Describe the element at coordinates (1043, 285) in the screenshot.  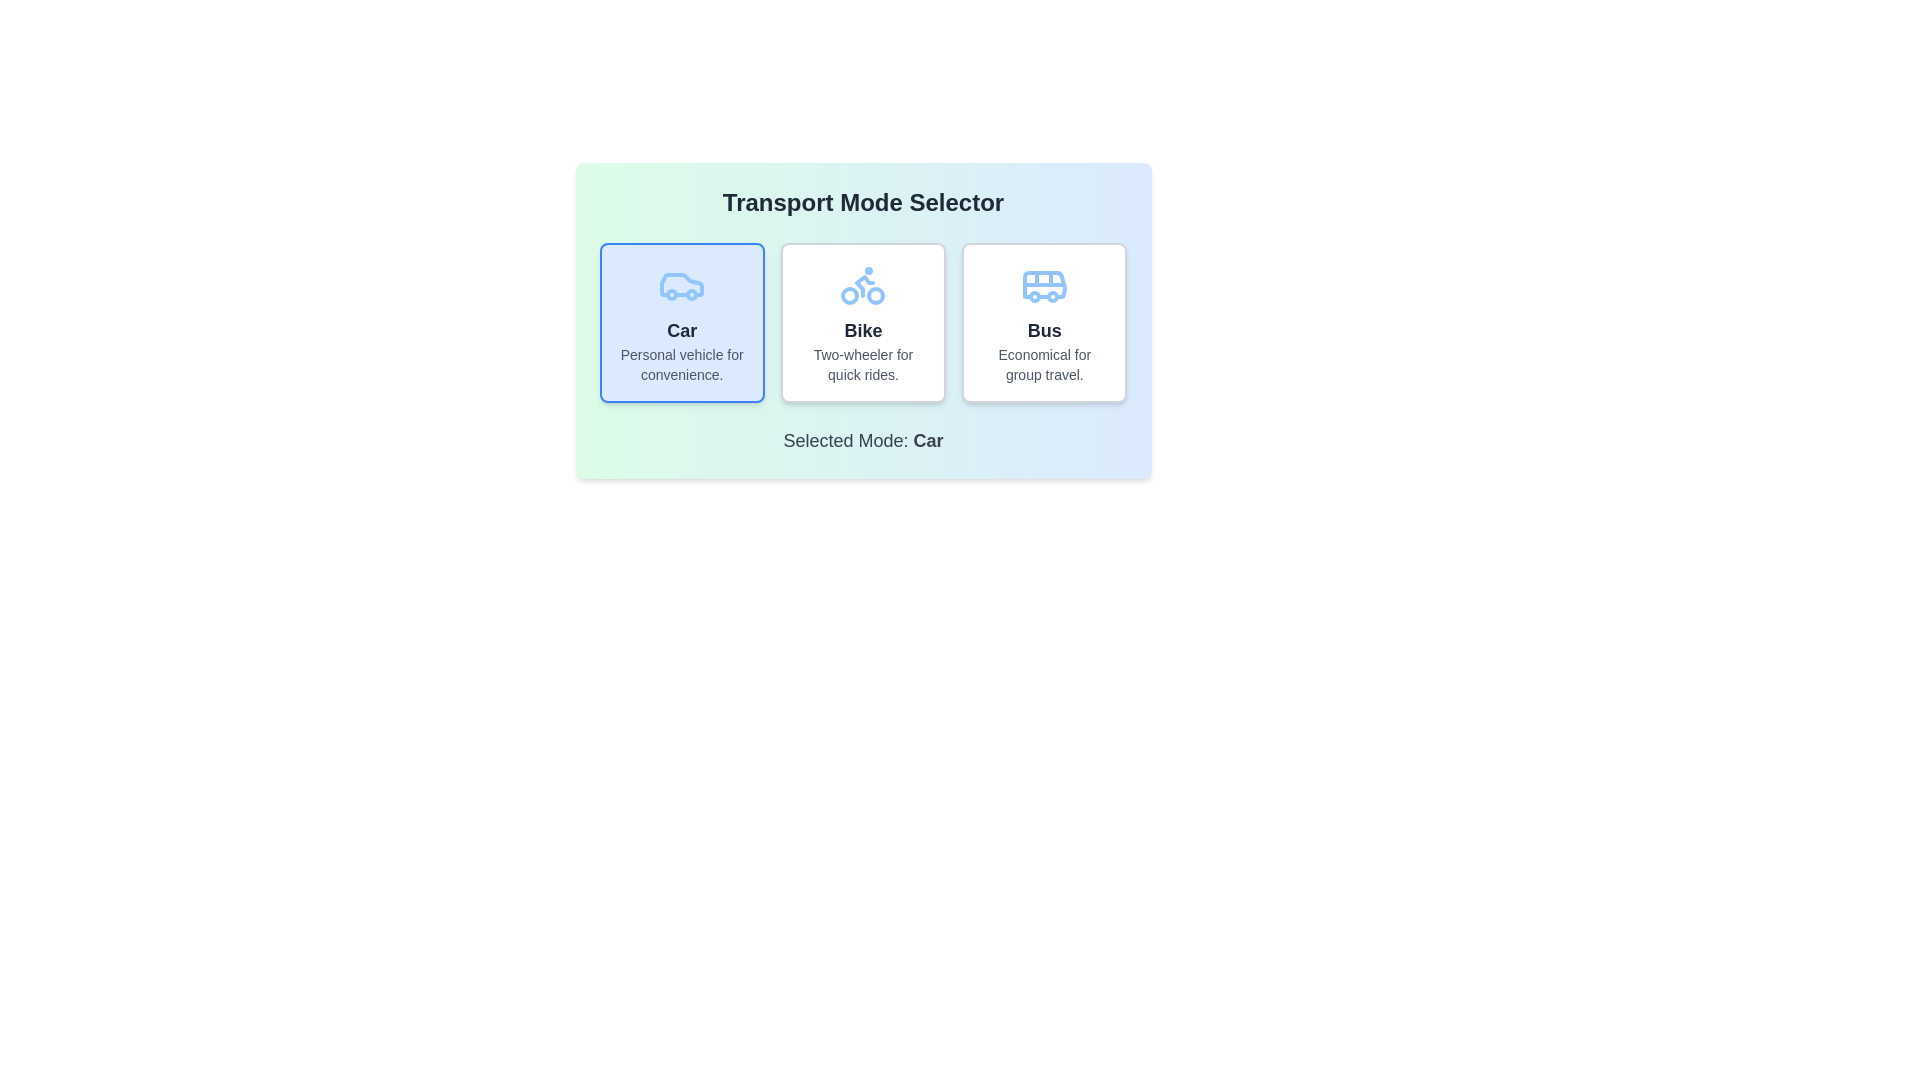
I see `the 'Bus' transport mode icon, which is the third option in the selection interface, located to the right of the 'Car' and 'Bike' options` at that location.